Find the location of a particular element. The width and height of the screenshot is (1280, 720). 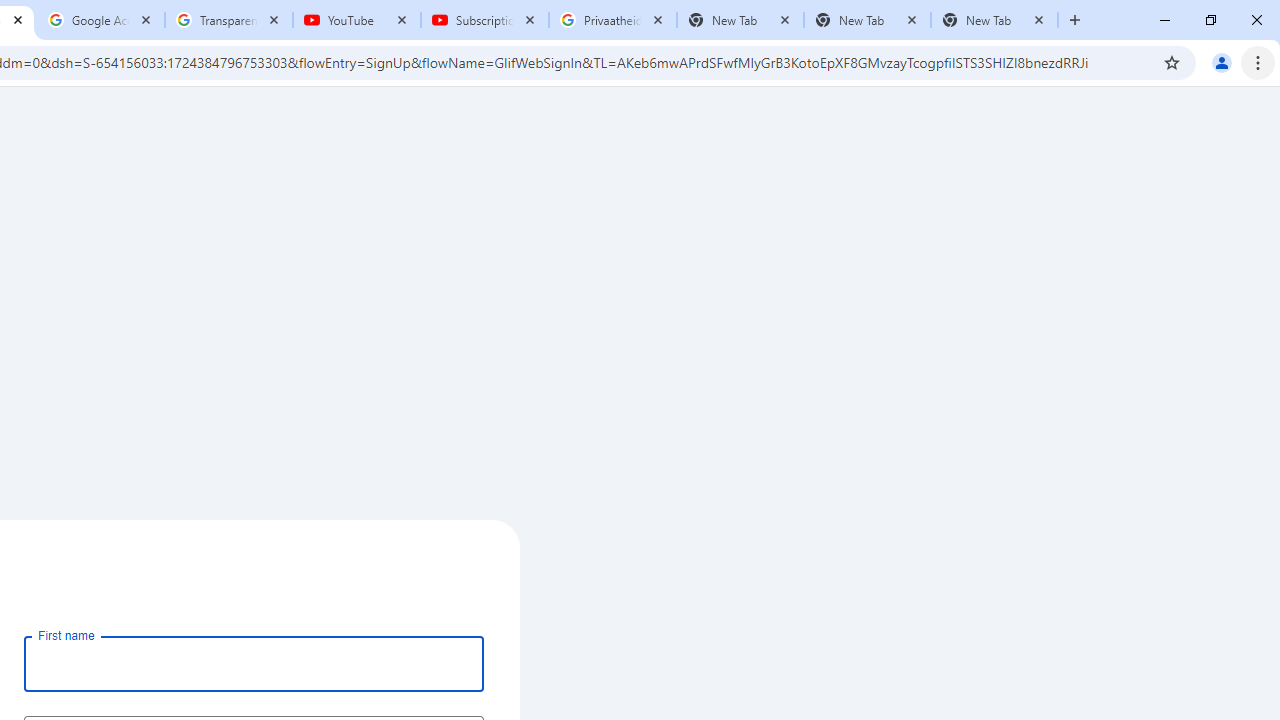

'First name' is located at coordinates (253, 663).